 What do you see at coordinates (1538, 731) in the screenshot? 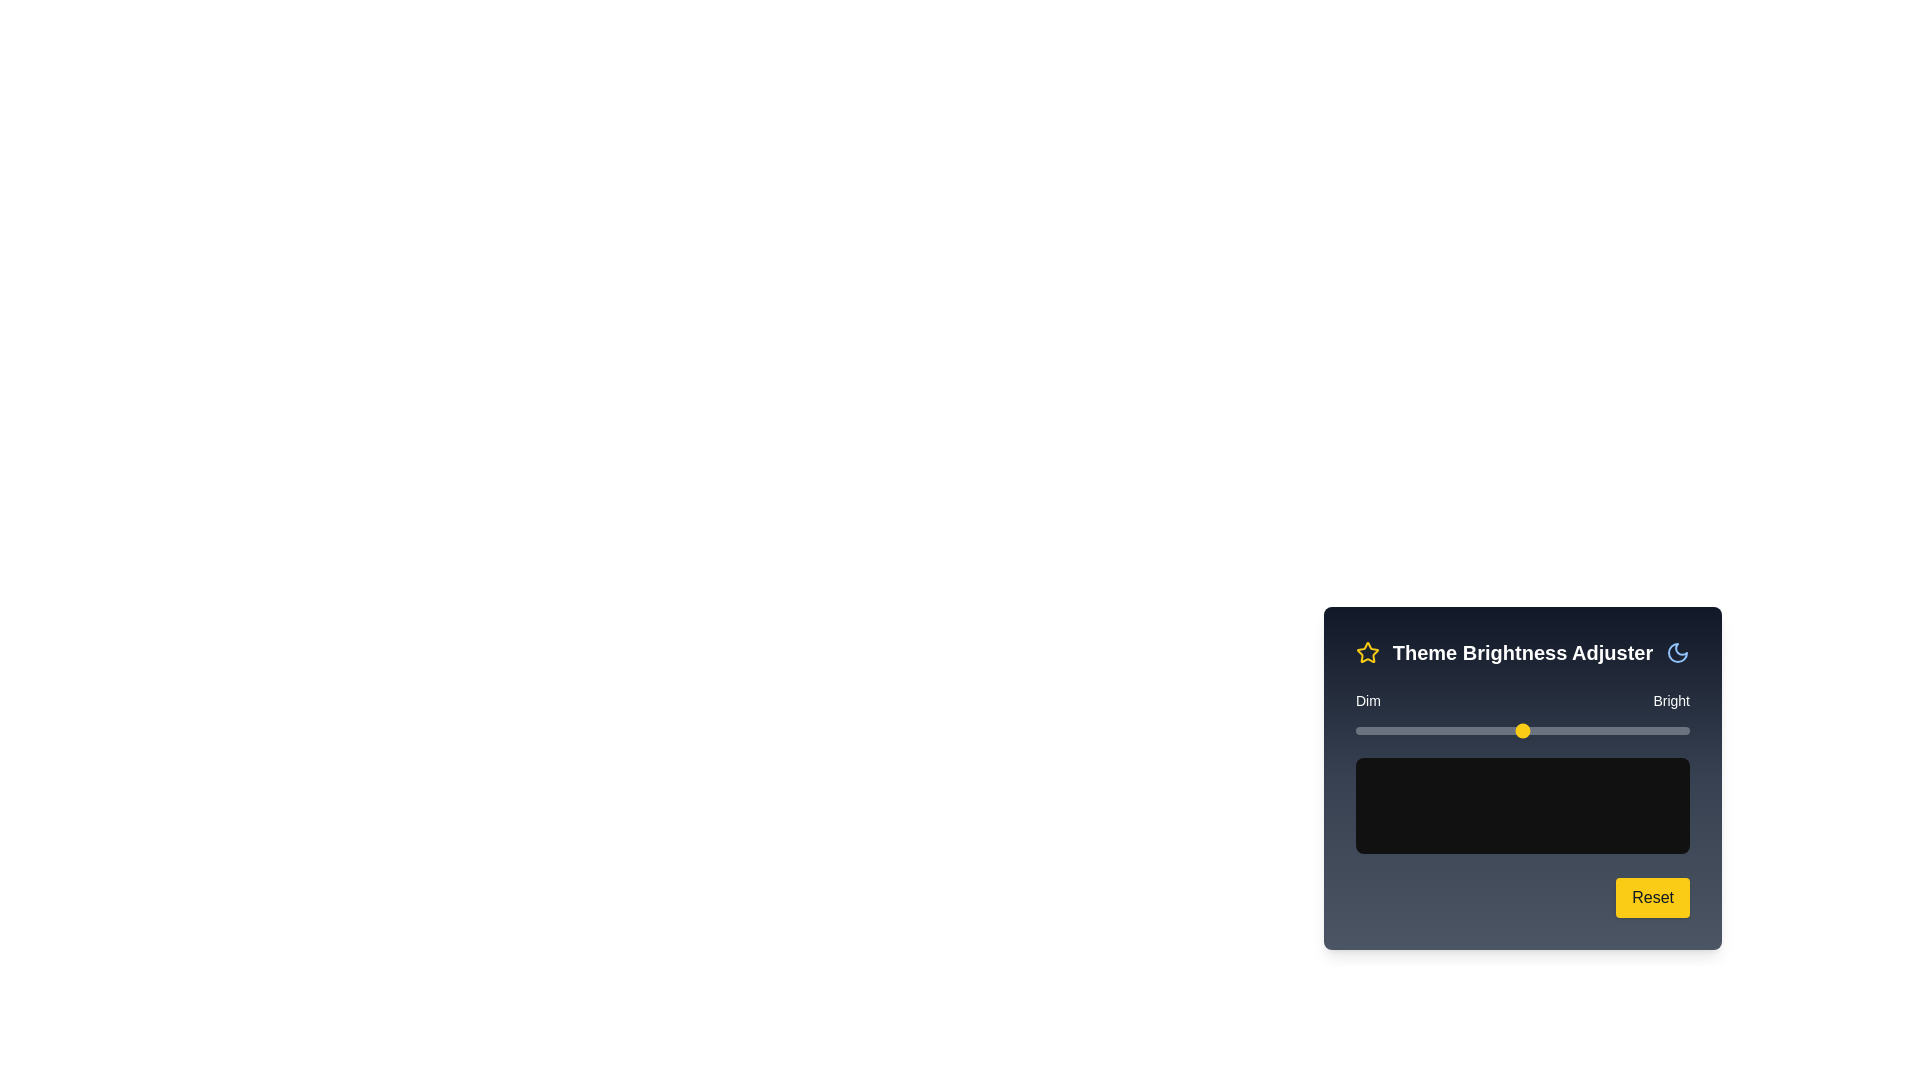
I see `the brightness slider to 55% and observe the preview area` at bounding box center [1538, 731].